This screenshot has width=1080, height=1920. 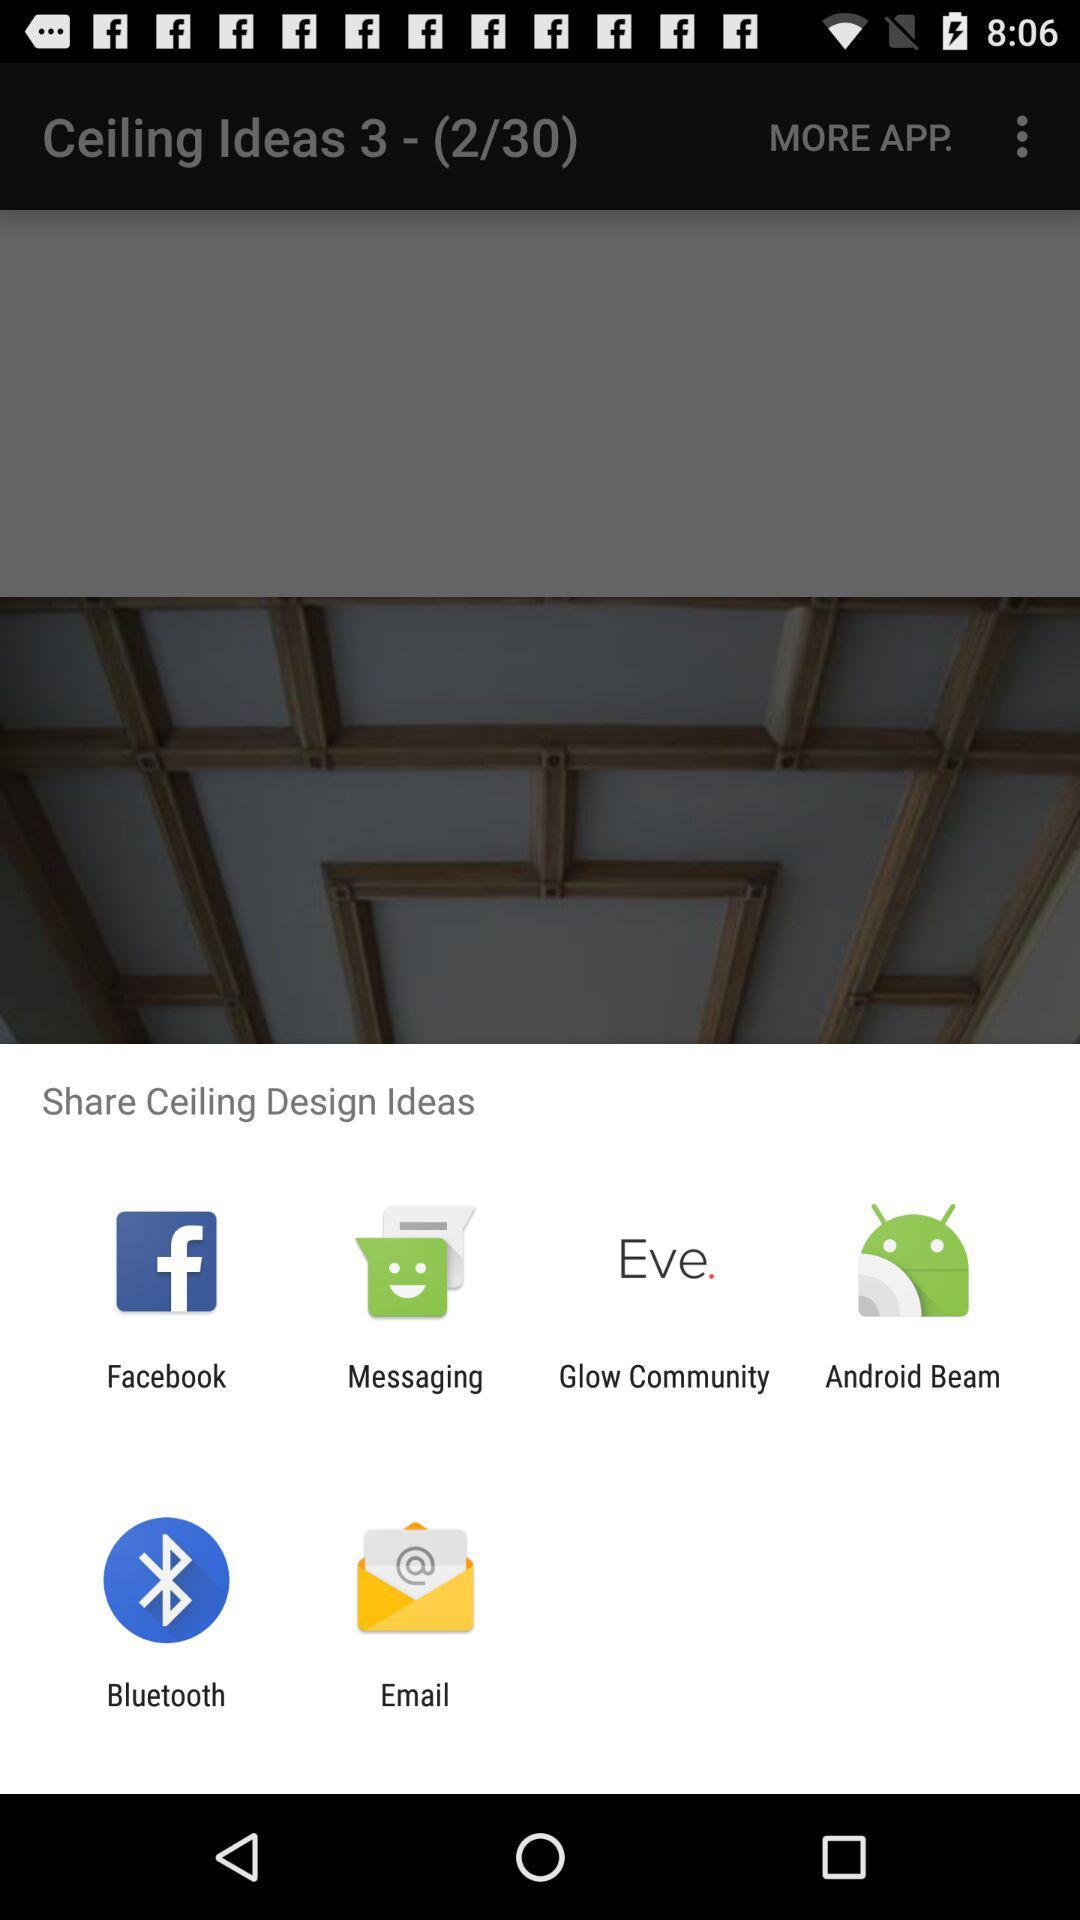 What do you see at coordinates (913, 1392) in the screenshot?
I see `the app at the bottom right corner` at bounding box center [913, 1392].